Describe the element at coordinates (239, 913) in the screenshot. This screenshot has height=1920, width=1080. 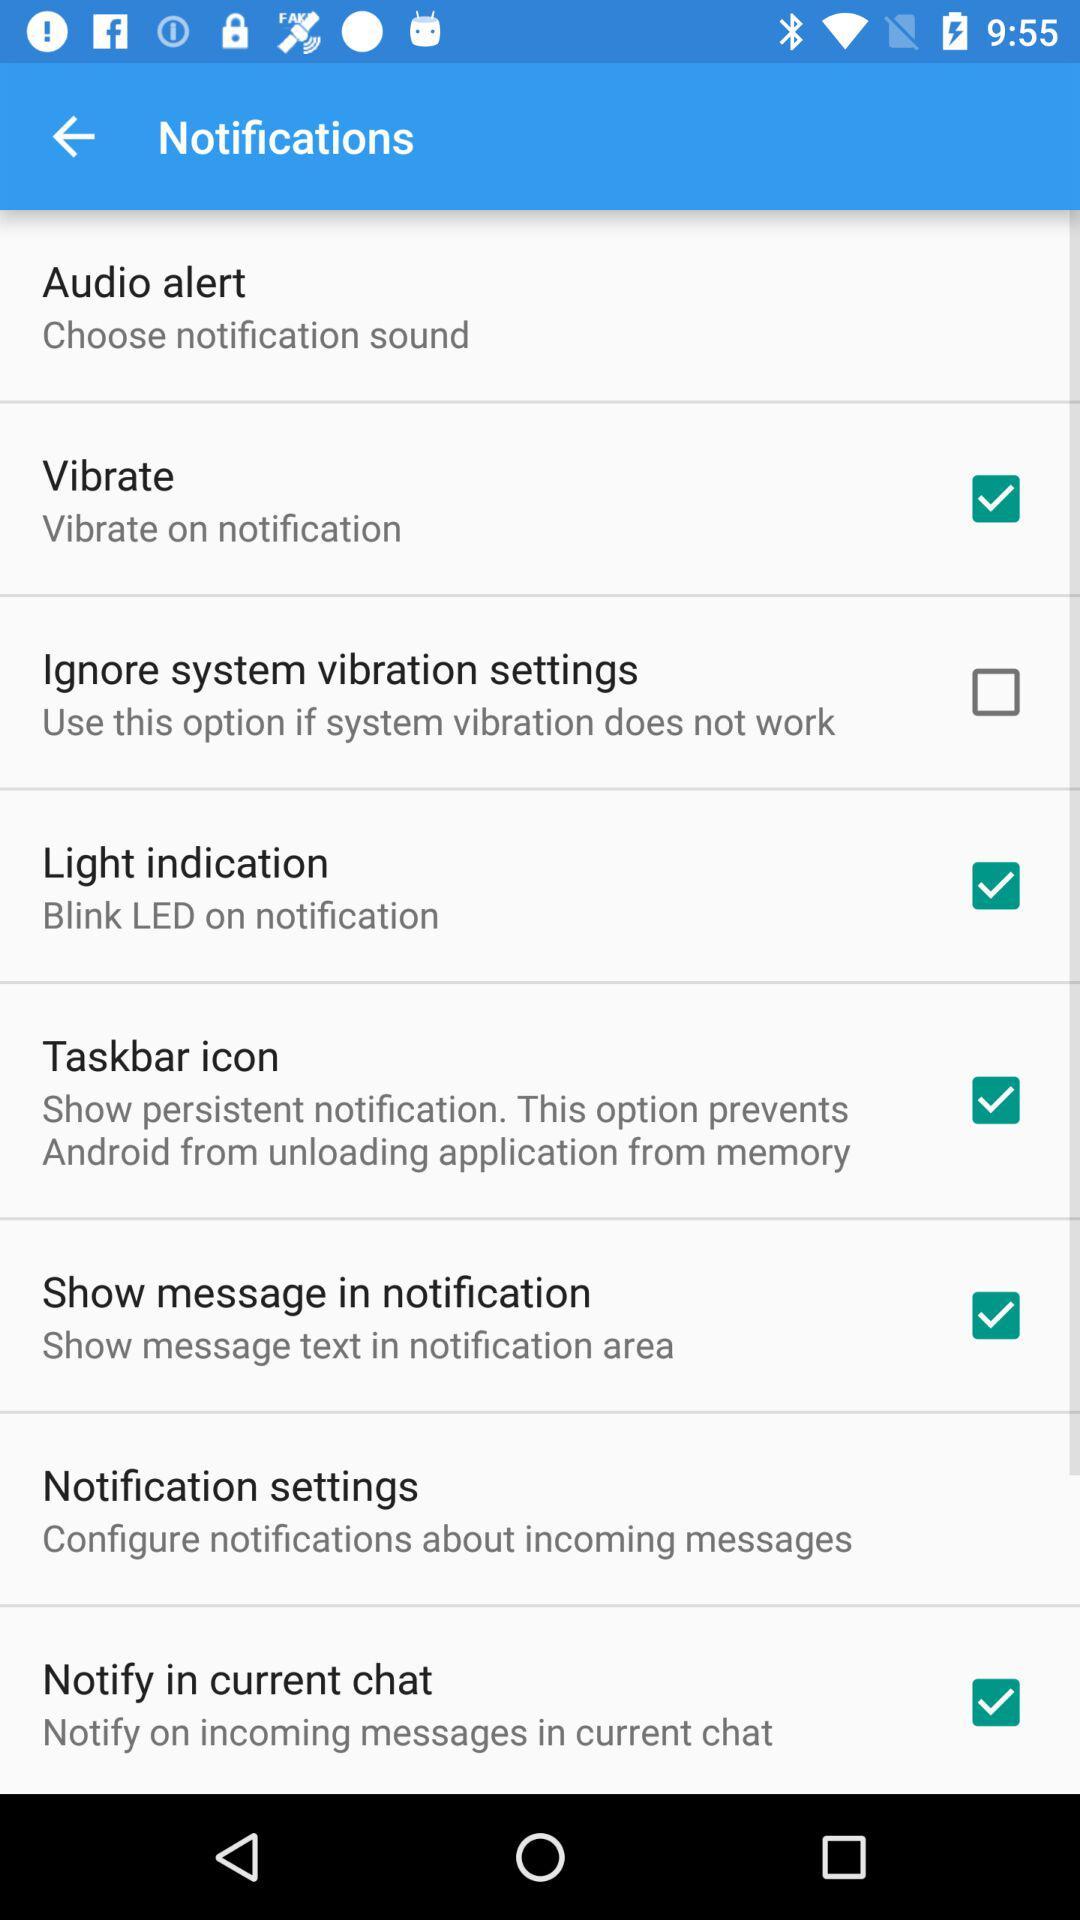
I see `the icon above the taskbar icon icon` at that location.